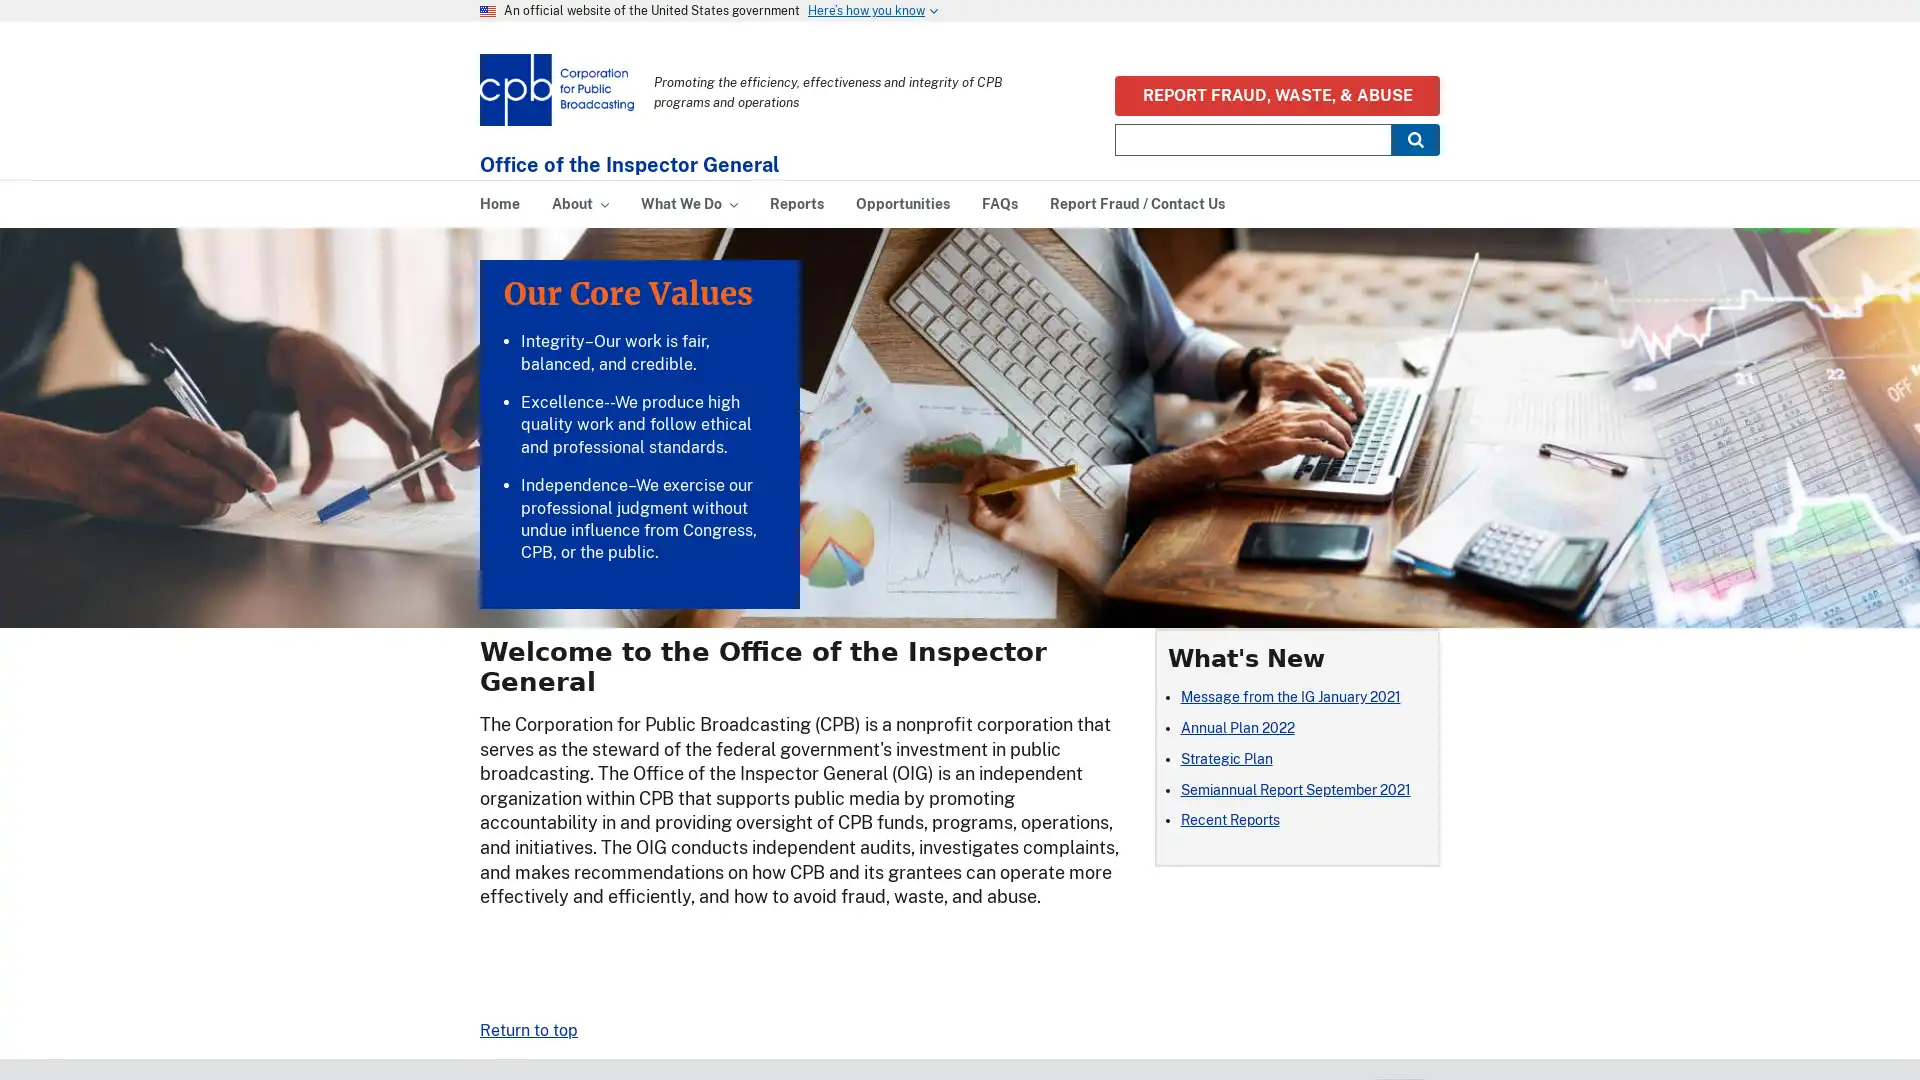 This screenshot has width=1920, height=1080. Describe the element at coordinates (1415, 137) in the screenshot. I see `Submit Search` at that location.